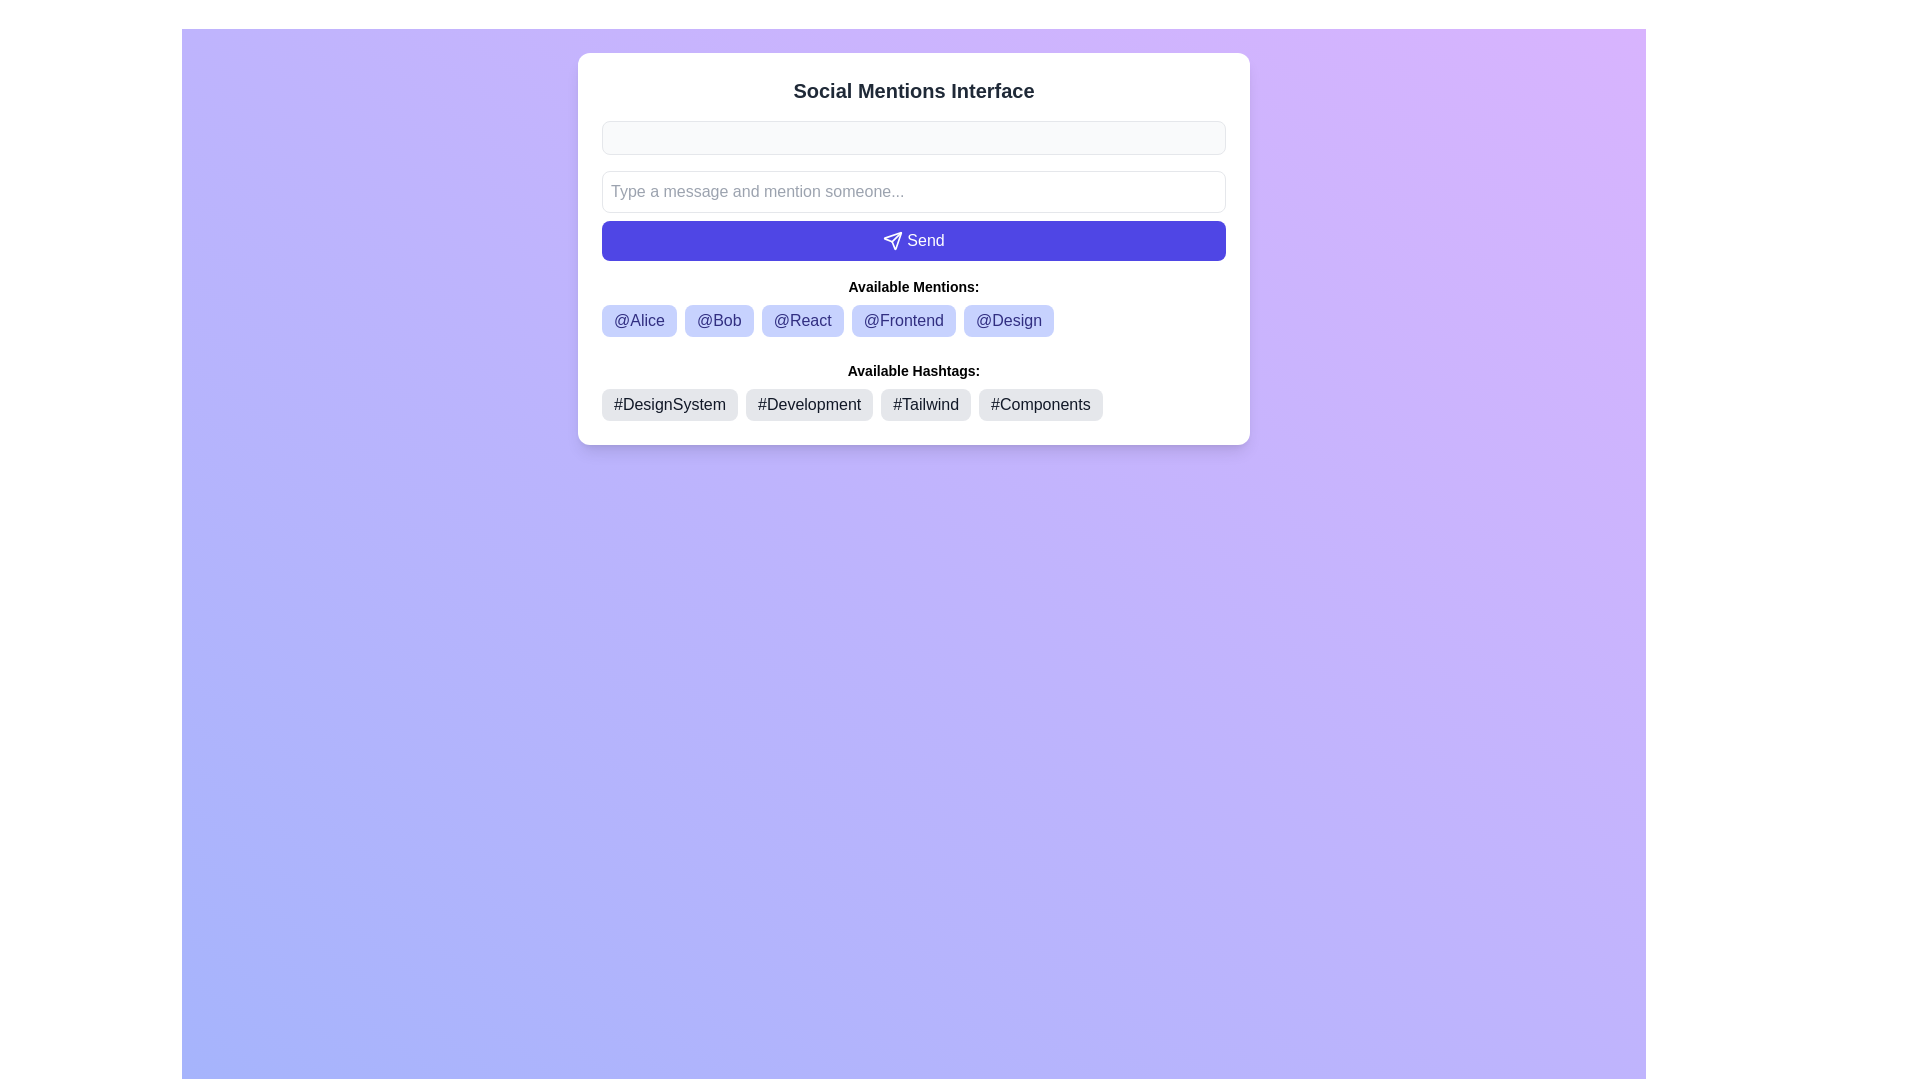 Image resolution: width=1920 pixels, height=1080 pixels. I want to click on the send button located directly below the text input field labeled 'Type a message and mention someone...' to send the composed message, so click(912, 239).